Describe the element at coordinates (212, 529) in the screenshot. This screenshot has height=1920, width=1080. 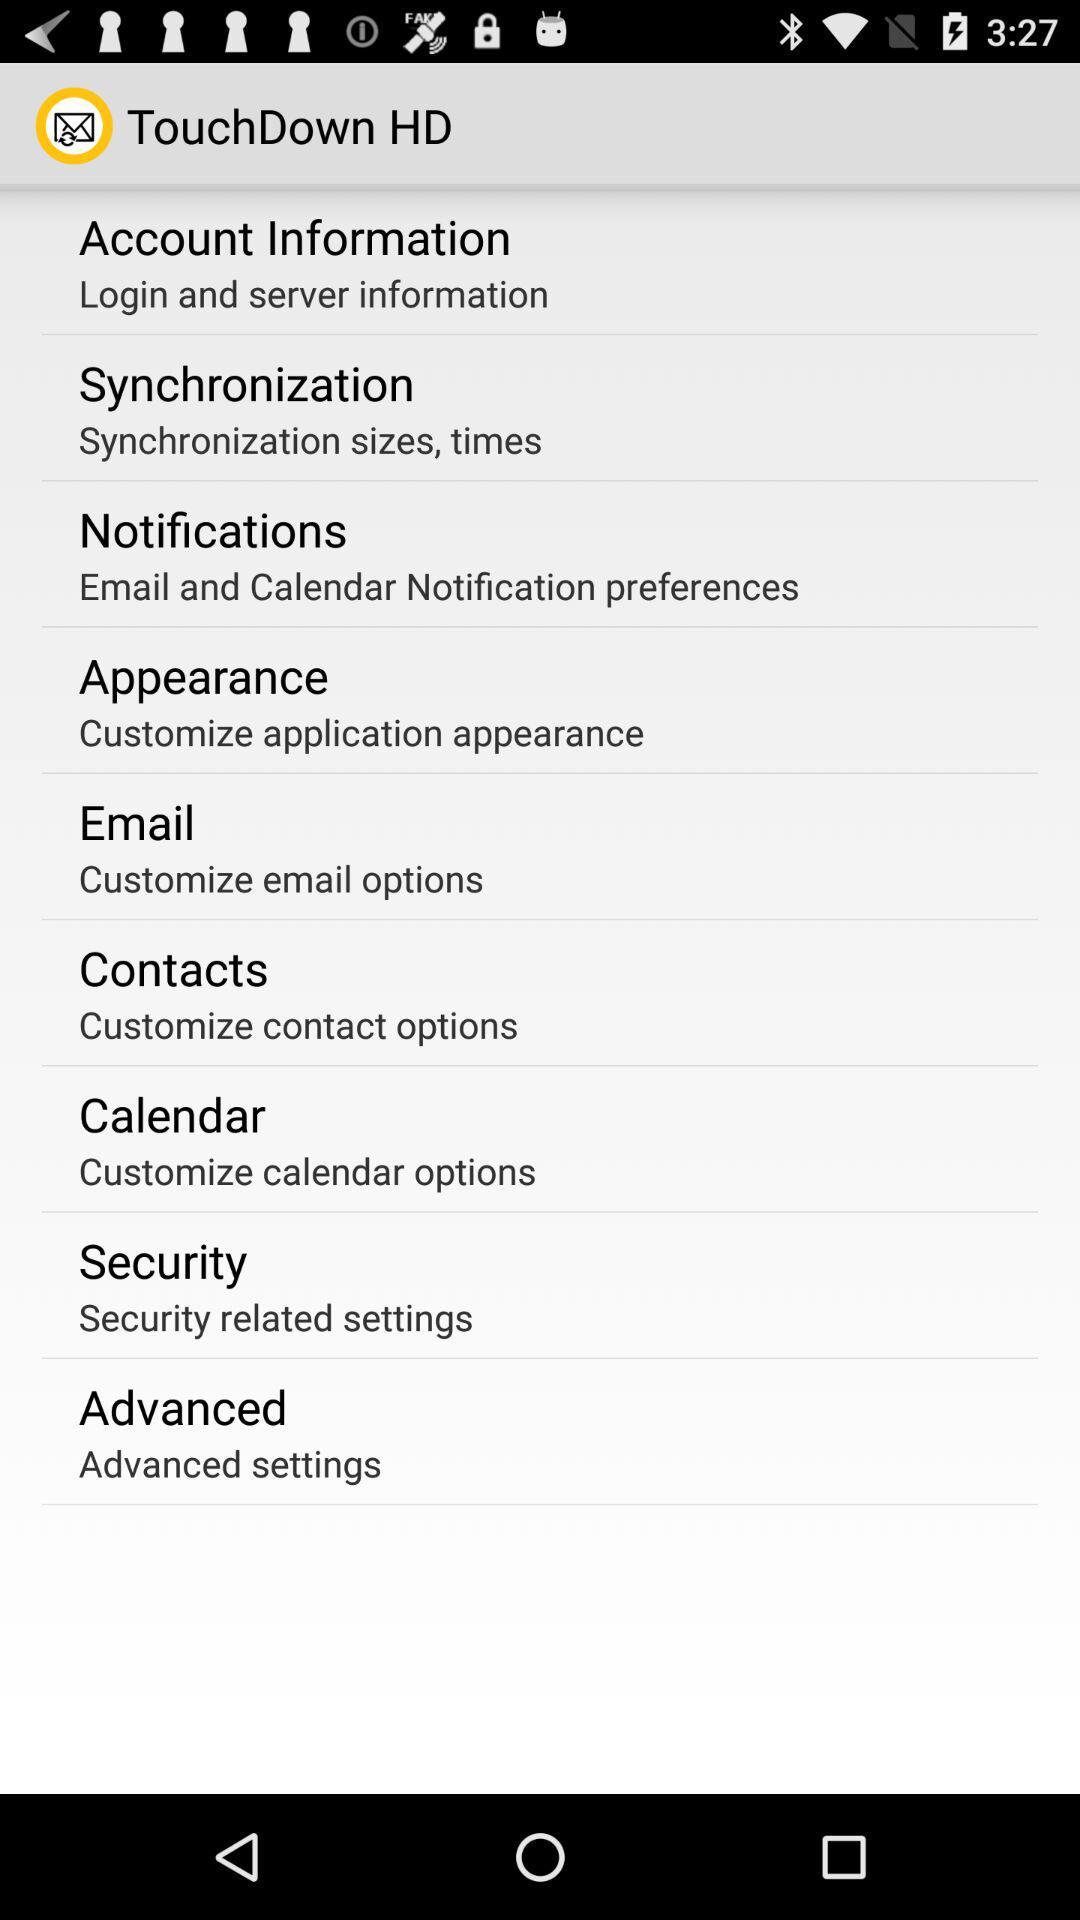
I see `the icon above email and calendar icon` at that location.